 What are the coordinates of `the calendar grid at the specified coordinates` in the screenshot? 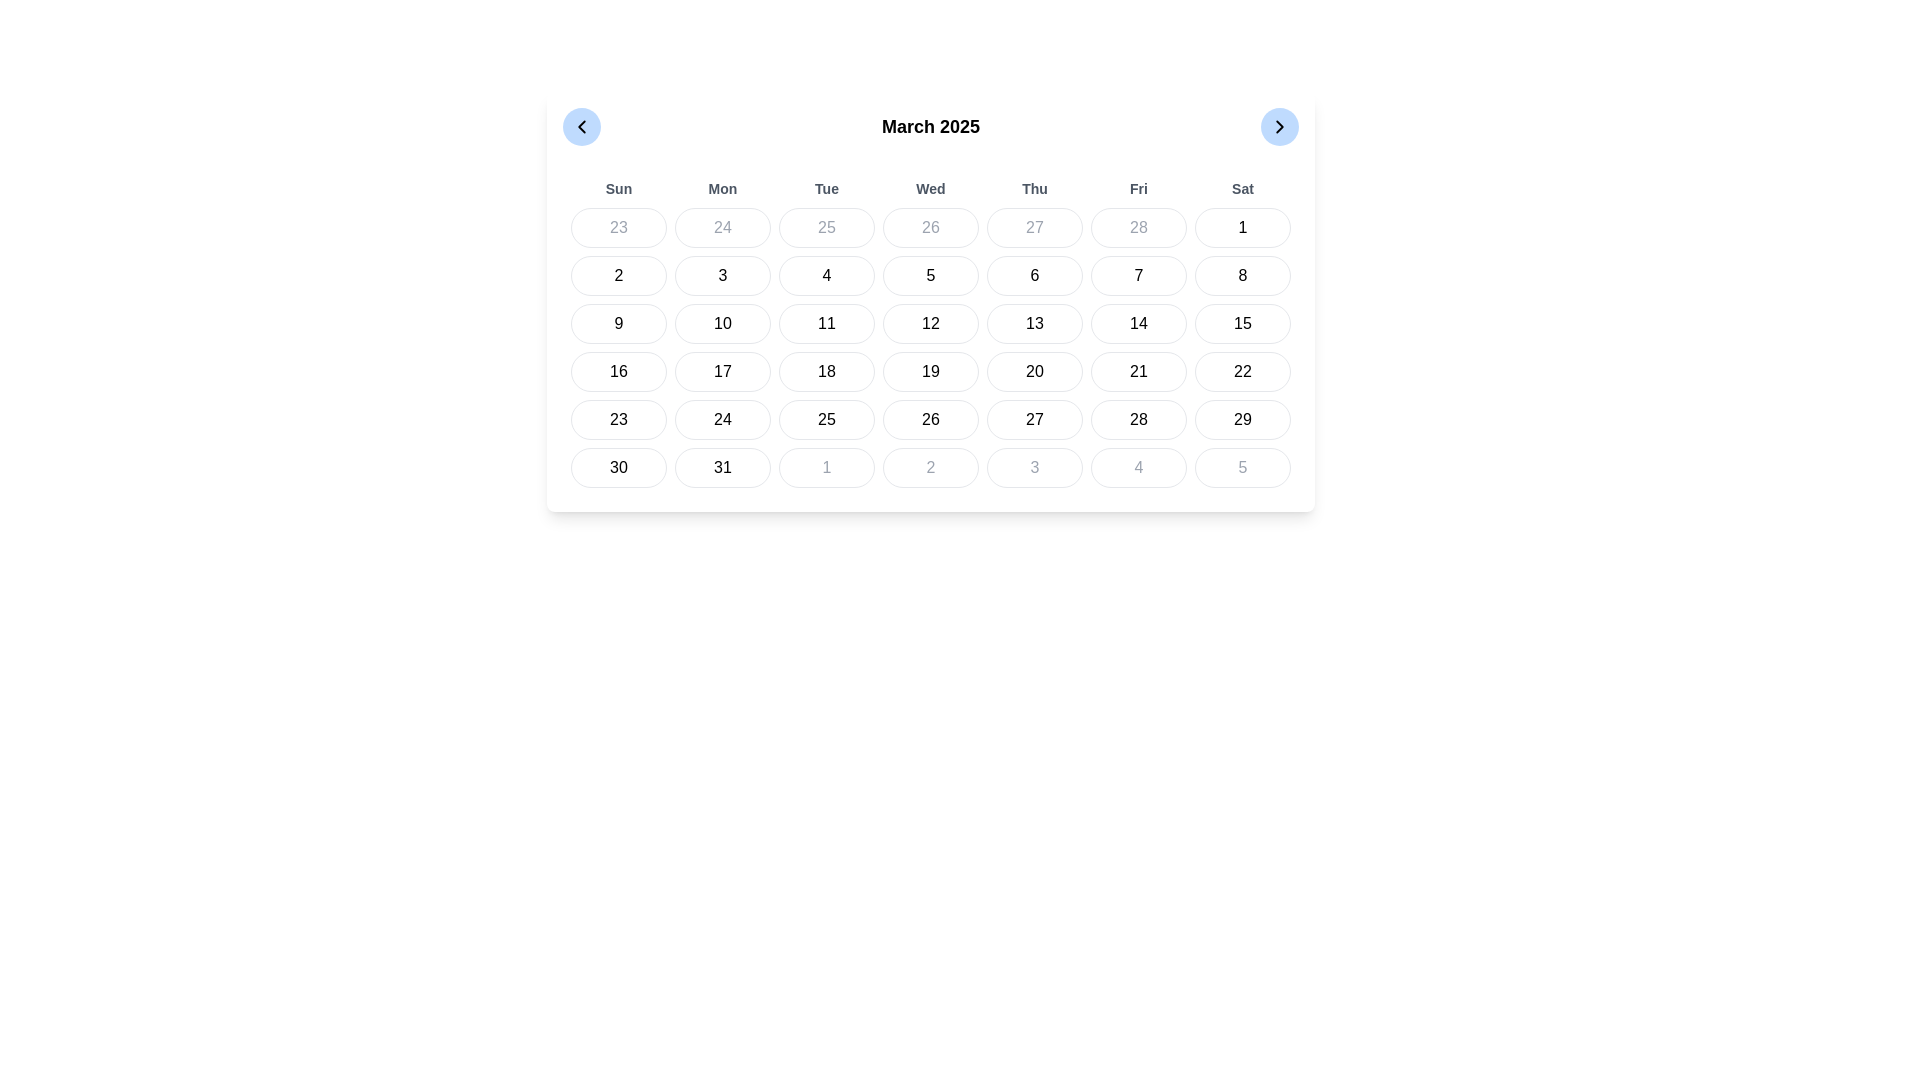 It's located at (930, 331).